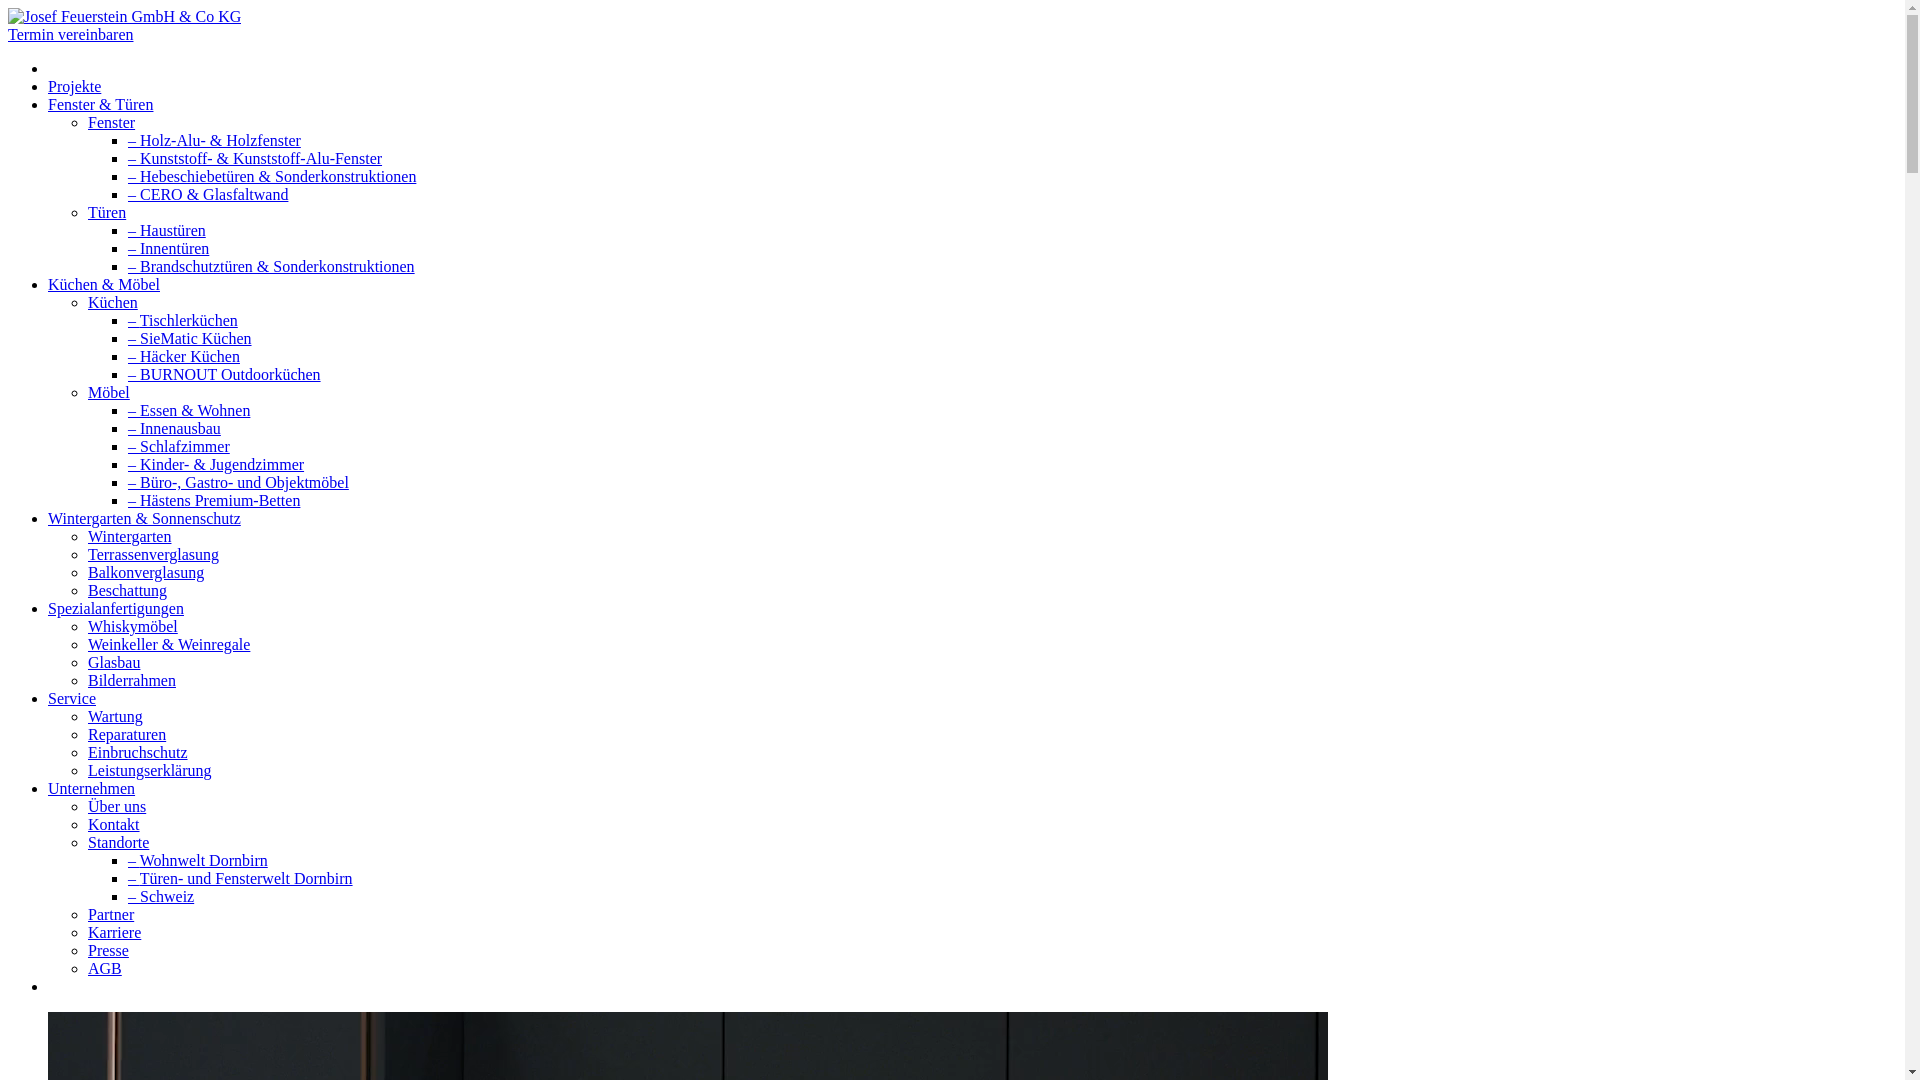  Describe the element at coordinates (70, 34) in the screenshot. I see `'Termin vereinbaren'` at that location.